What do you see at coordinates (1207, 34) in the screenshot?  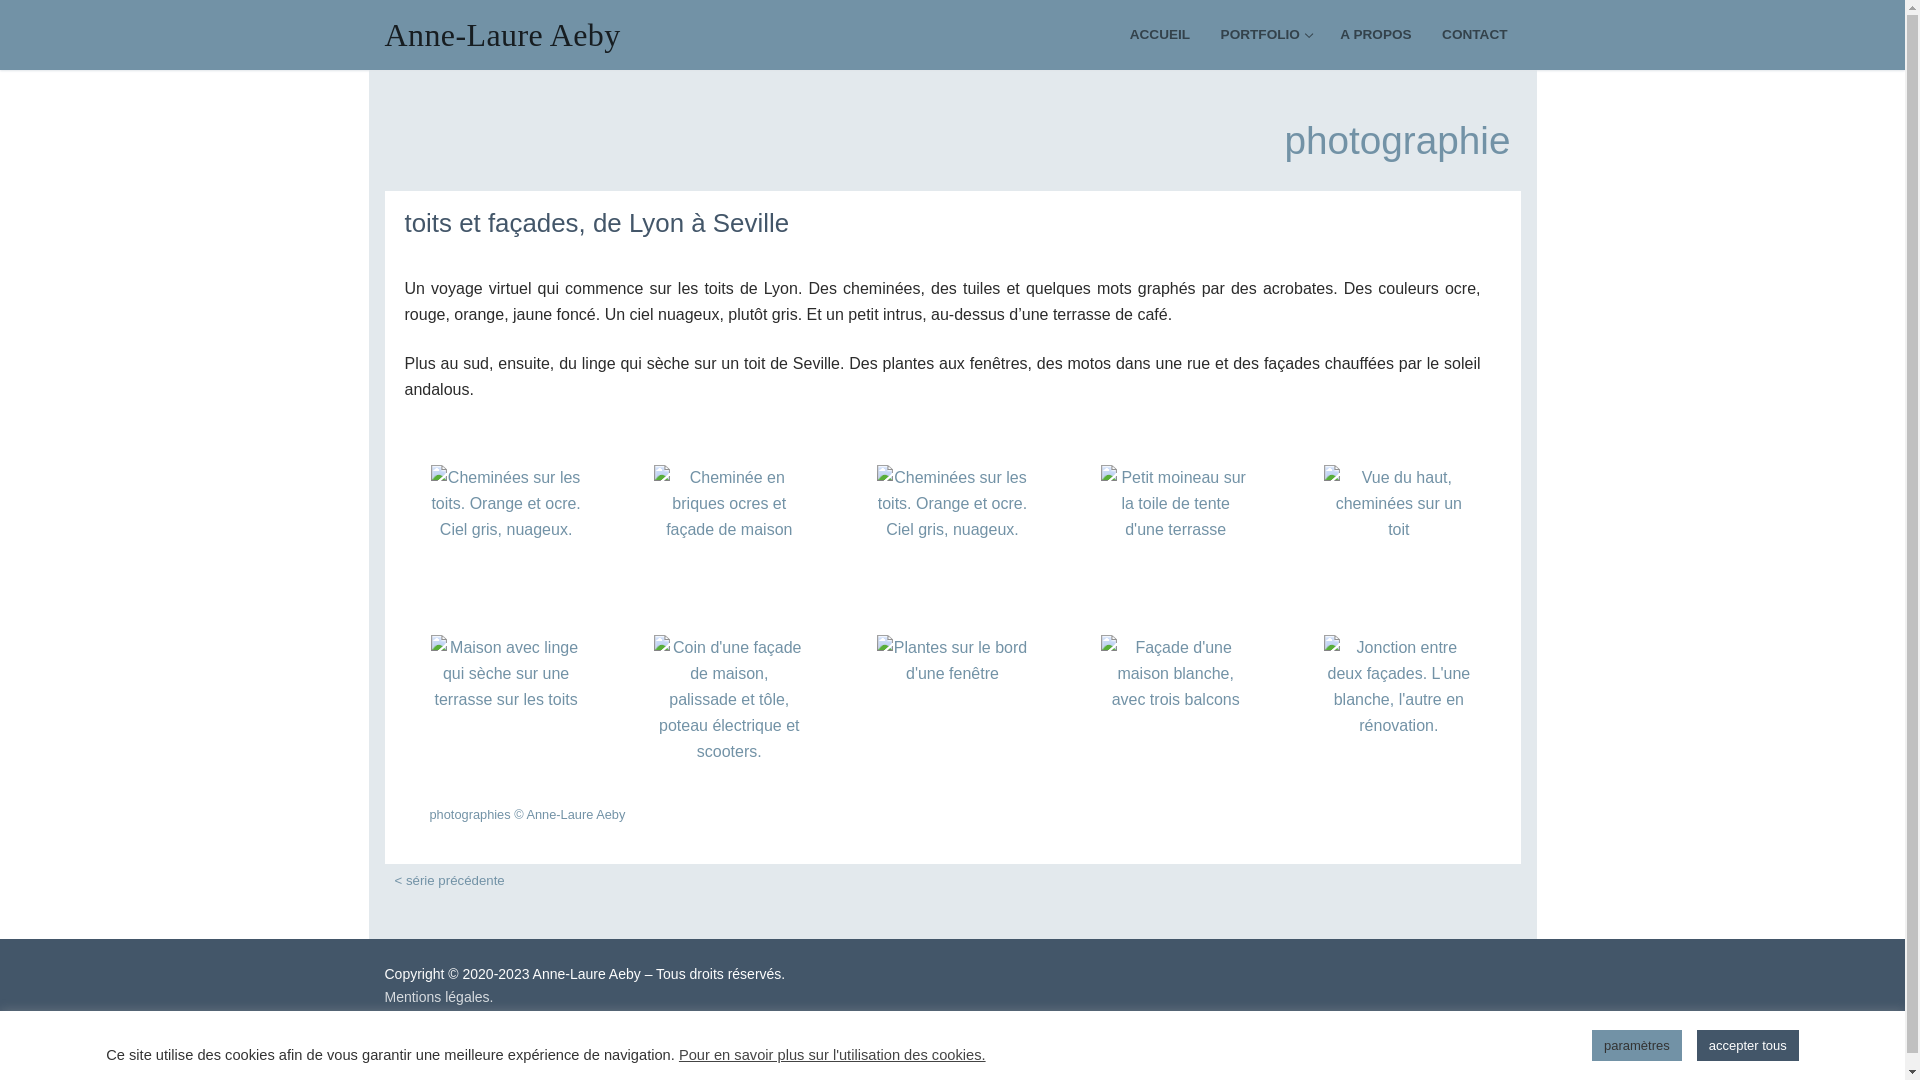 I see `'PORTFOLIO` at bounding box center [1207, 34].